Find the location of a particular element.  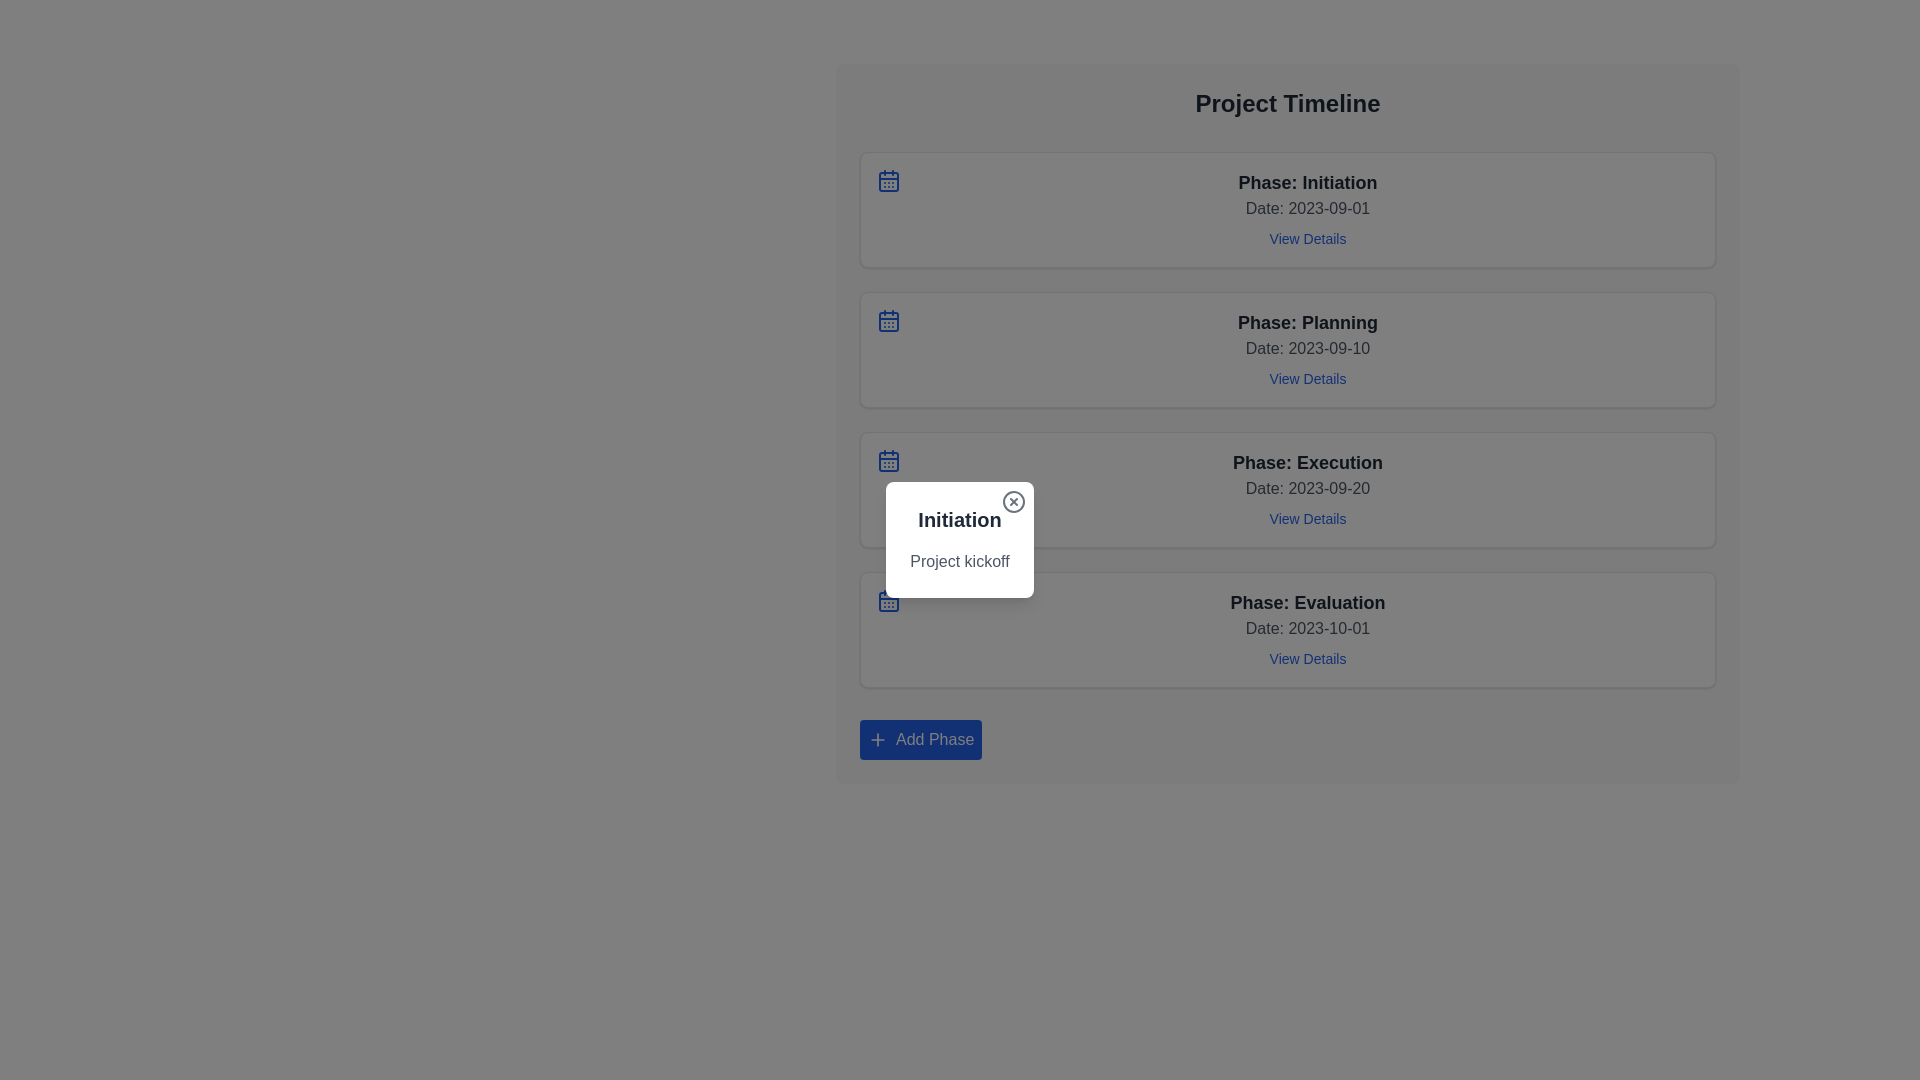

the hyperlink located below the 'Date: 2023-09-01' text in the 'Phase: Initiation' section is located at coordinates (1308, 238).